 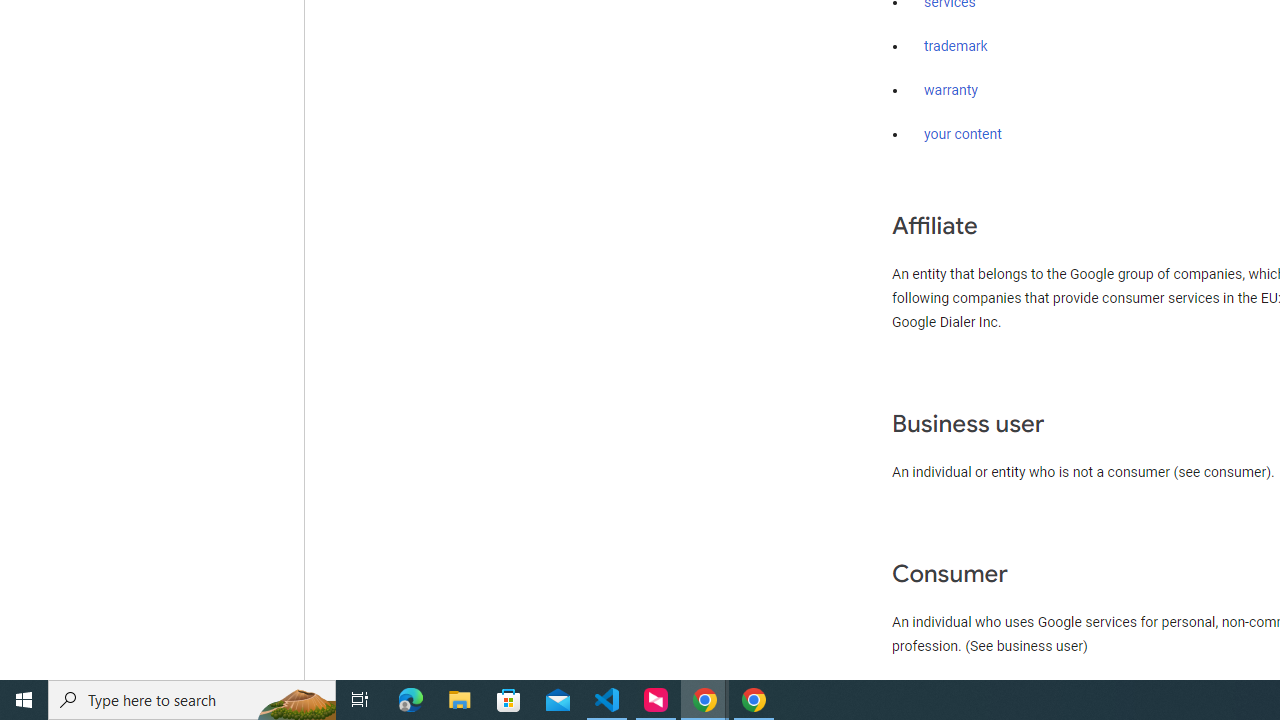 I want to click on 'warranty', so click(x=950, y=91).